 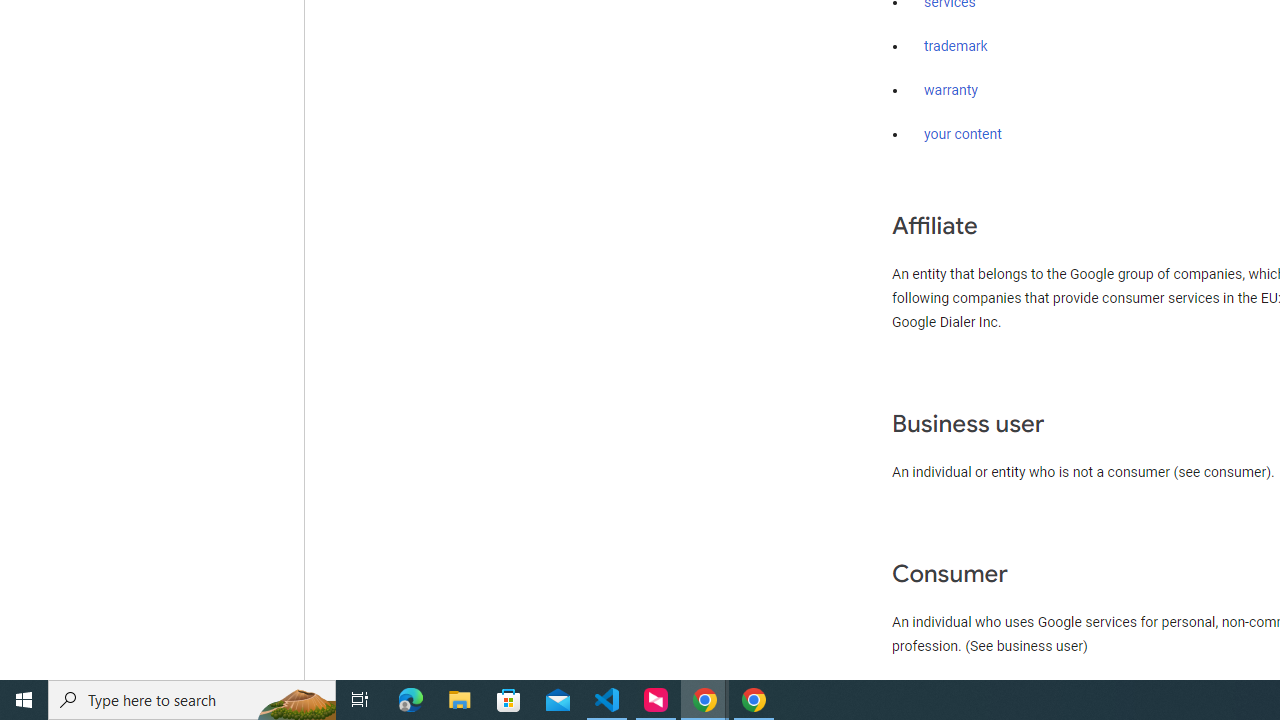 I want to click on 'warranty', so click(x=950, y=91).